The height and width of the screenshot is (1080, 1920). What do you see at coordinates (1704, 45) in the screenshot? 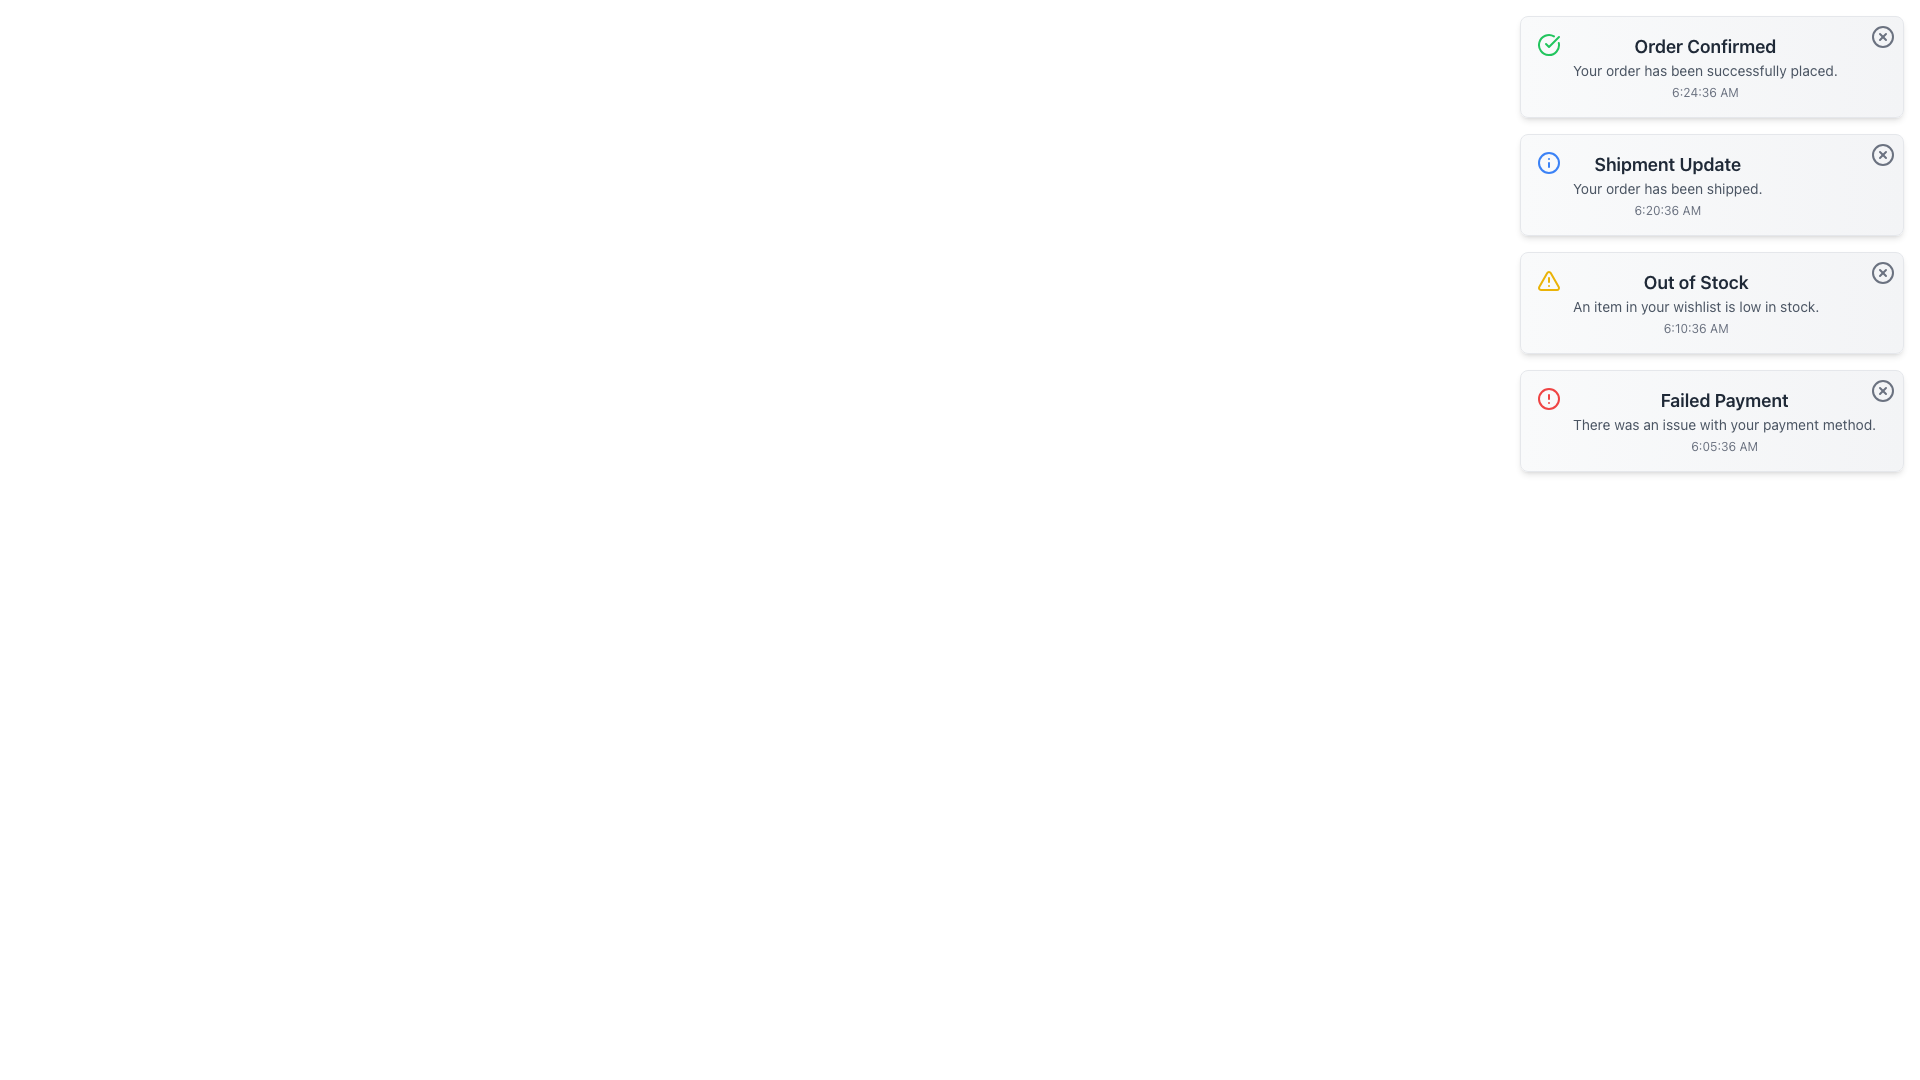
I see `the static text label displaying the title 'Order Confirmed' in the notification card located at the top of the list` at bounding box center [1704, 45].